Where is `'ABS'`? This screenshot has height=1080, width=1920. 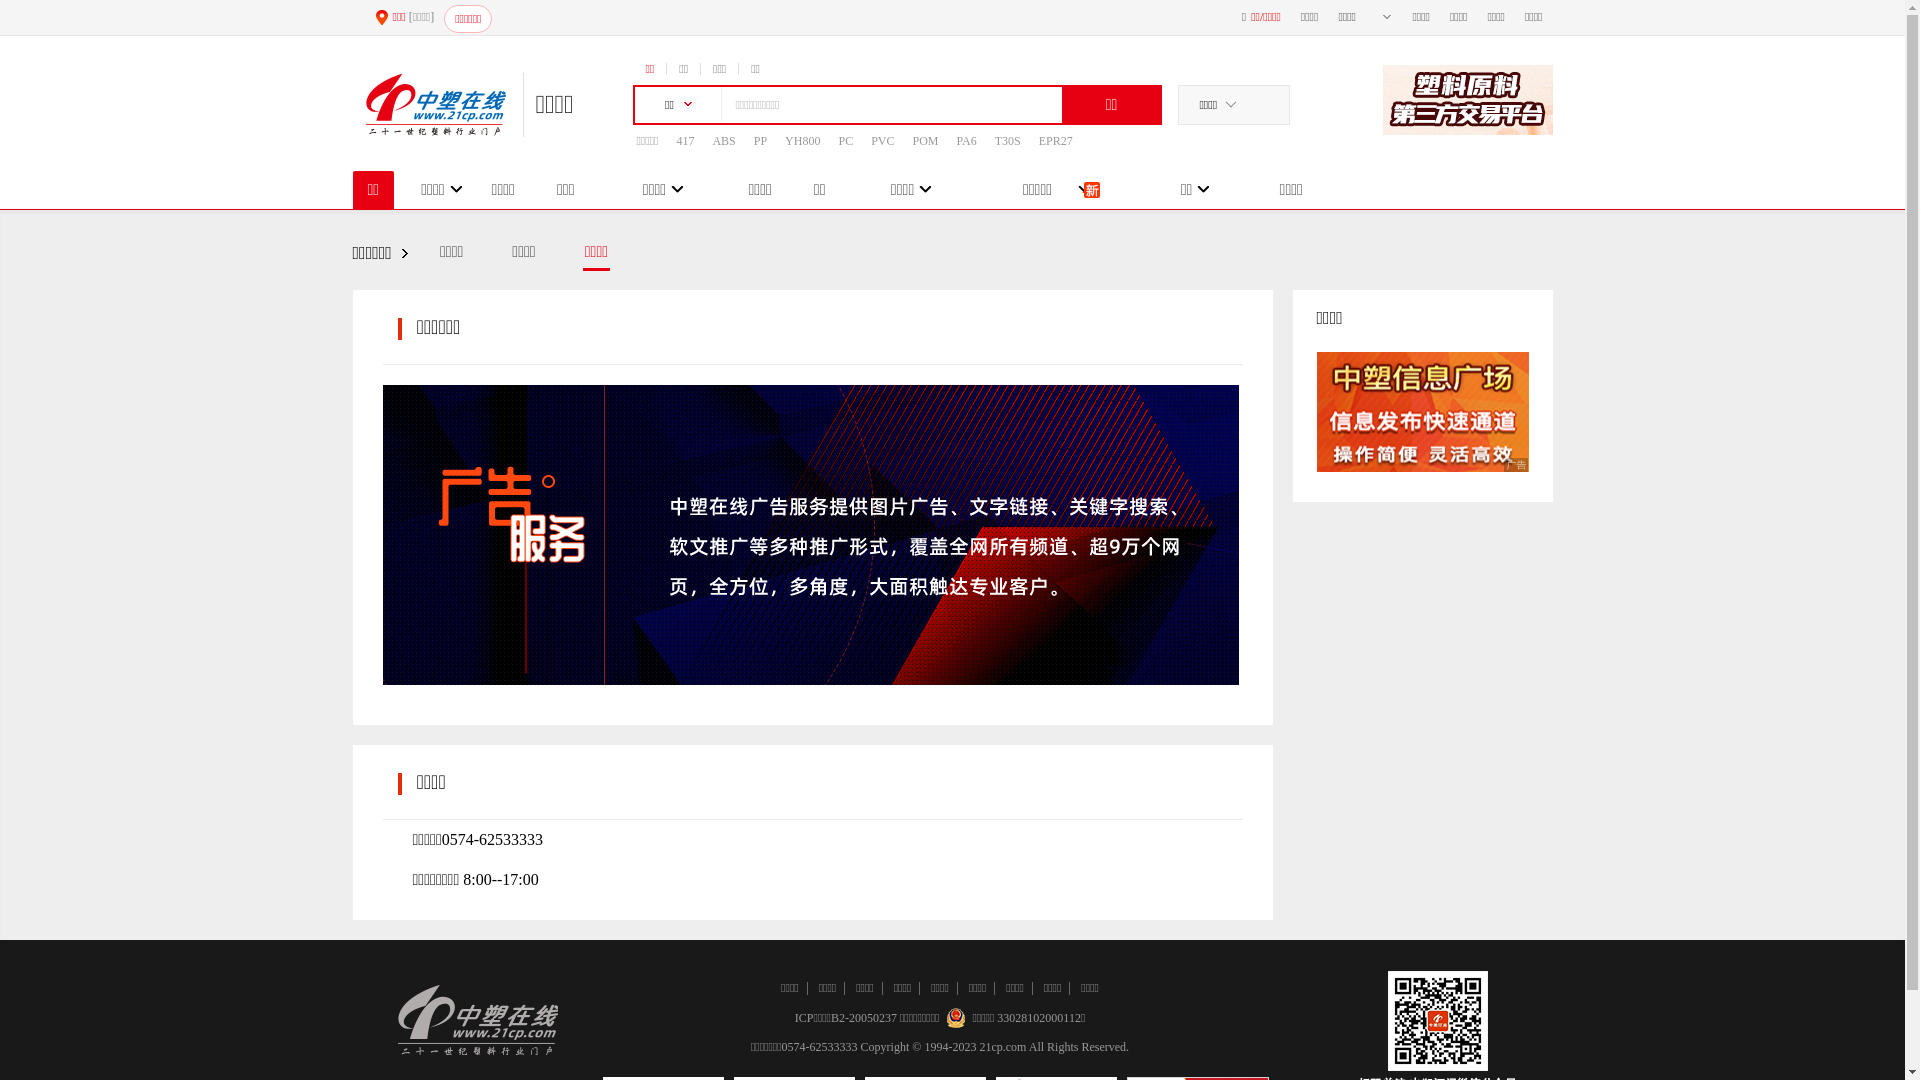 'ABS' is located at coordinates (722, 140).